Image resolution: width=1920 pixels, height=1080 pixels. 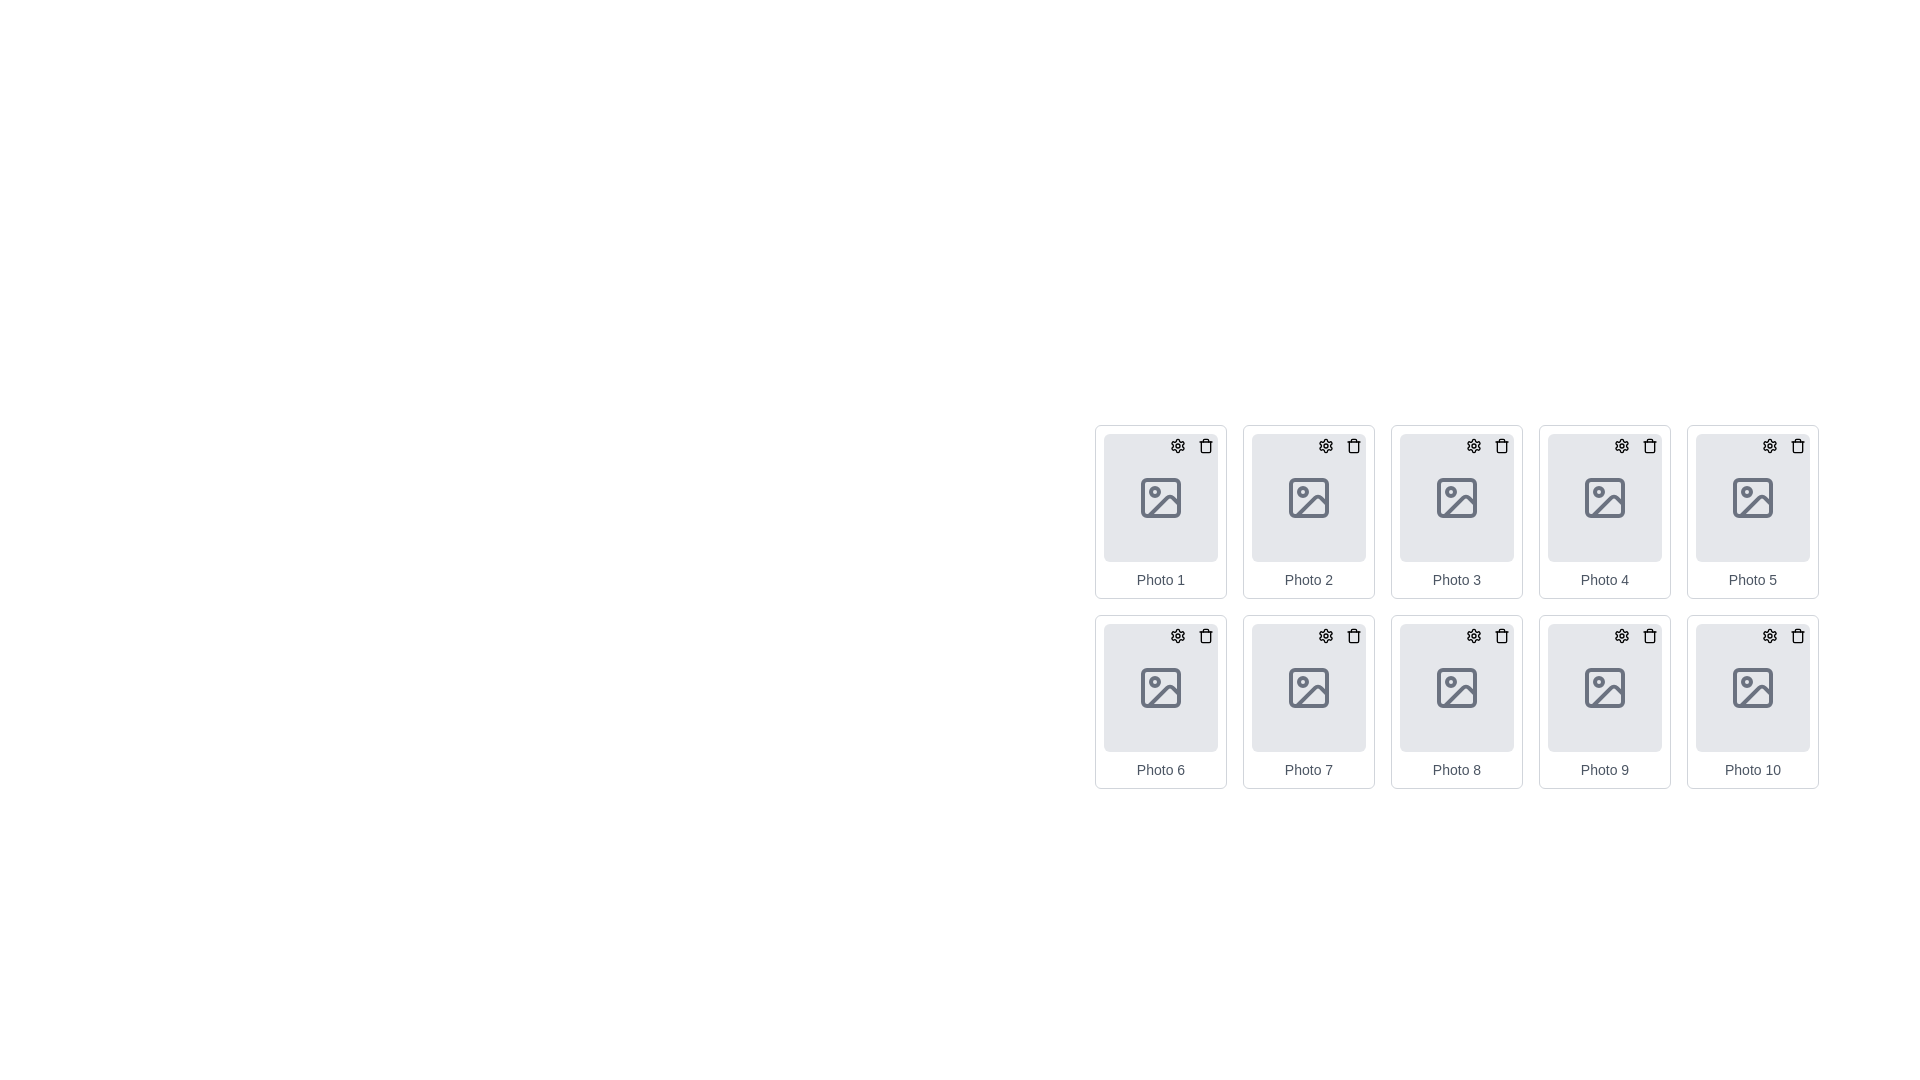 I want to click on the delete icon styled as a trash can located in the top-right corner of the seventh photo in the grid layout, so click(x=1353, y=636).